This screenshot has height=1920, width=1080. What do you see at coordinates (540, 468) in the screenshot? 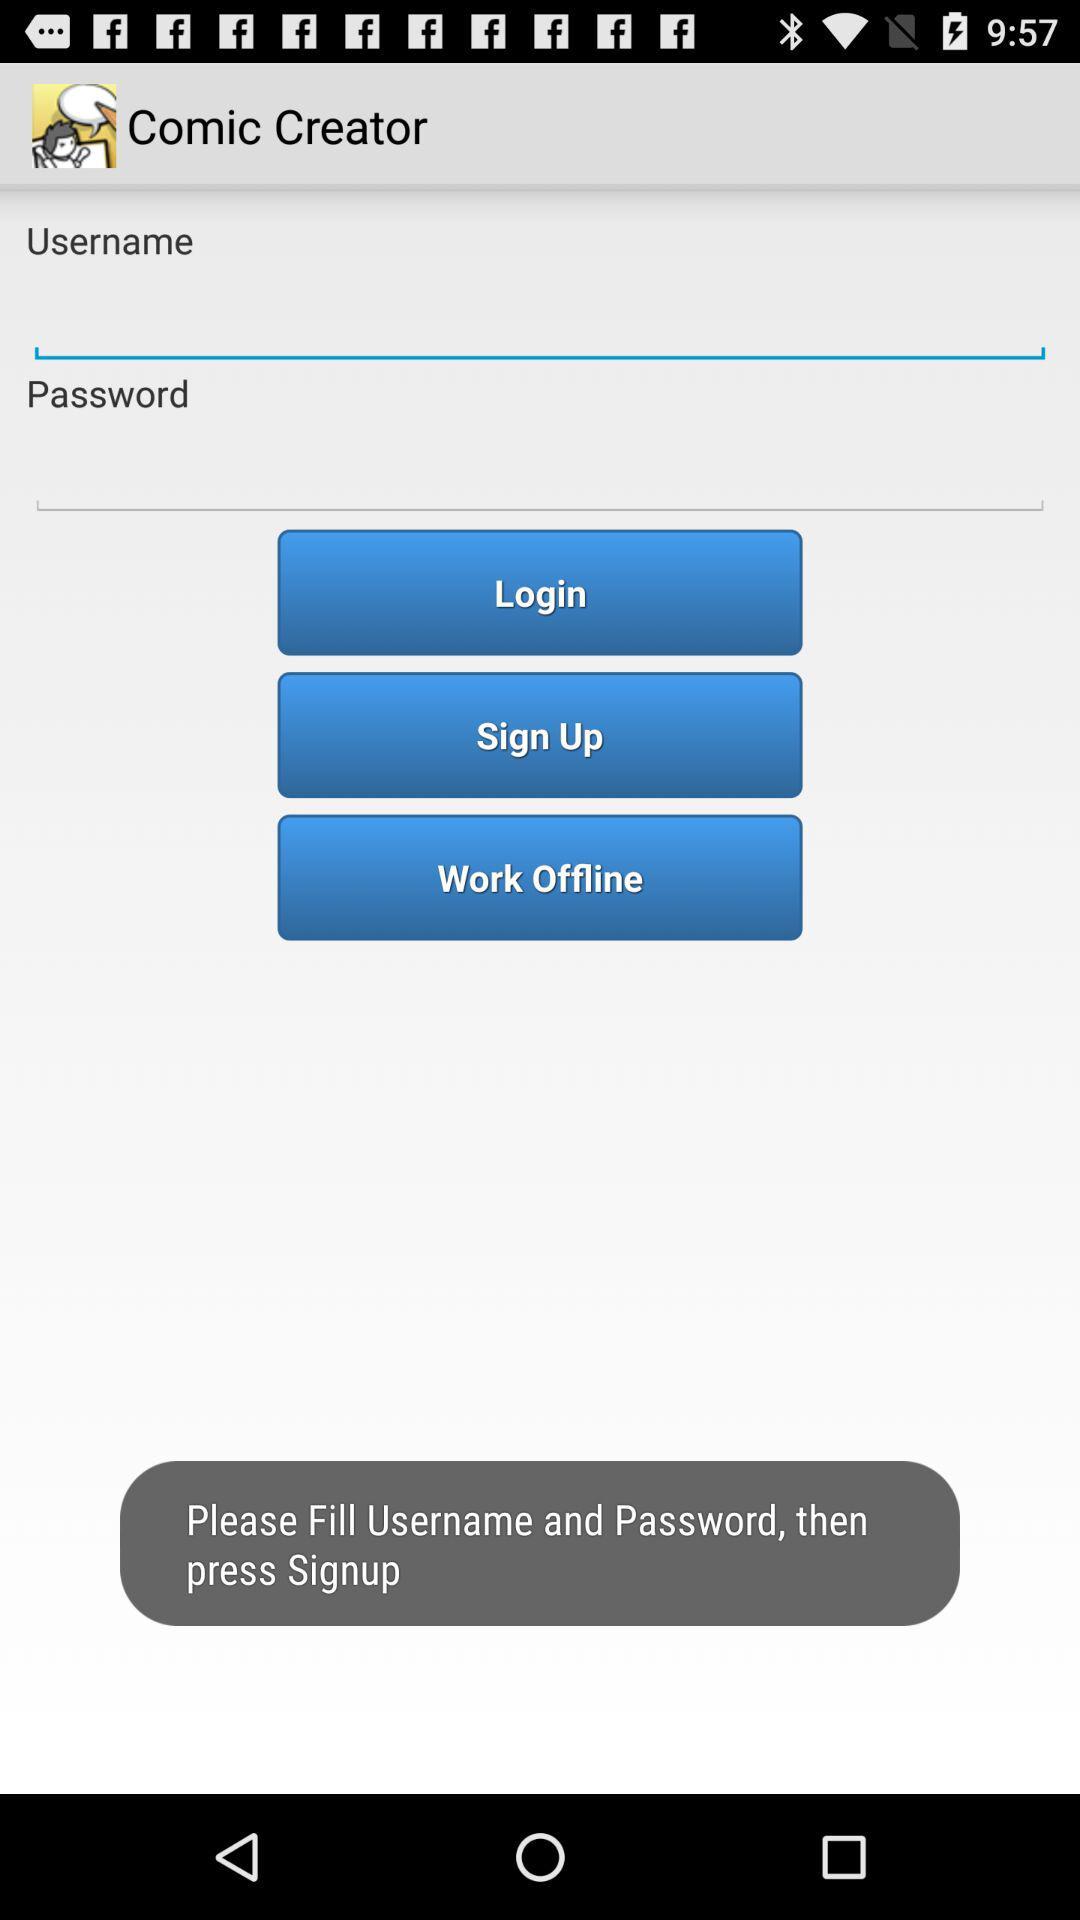
I see `input password` at bounding box center [540, 468].